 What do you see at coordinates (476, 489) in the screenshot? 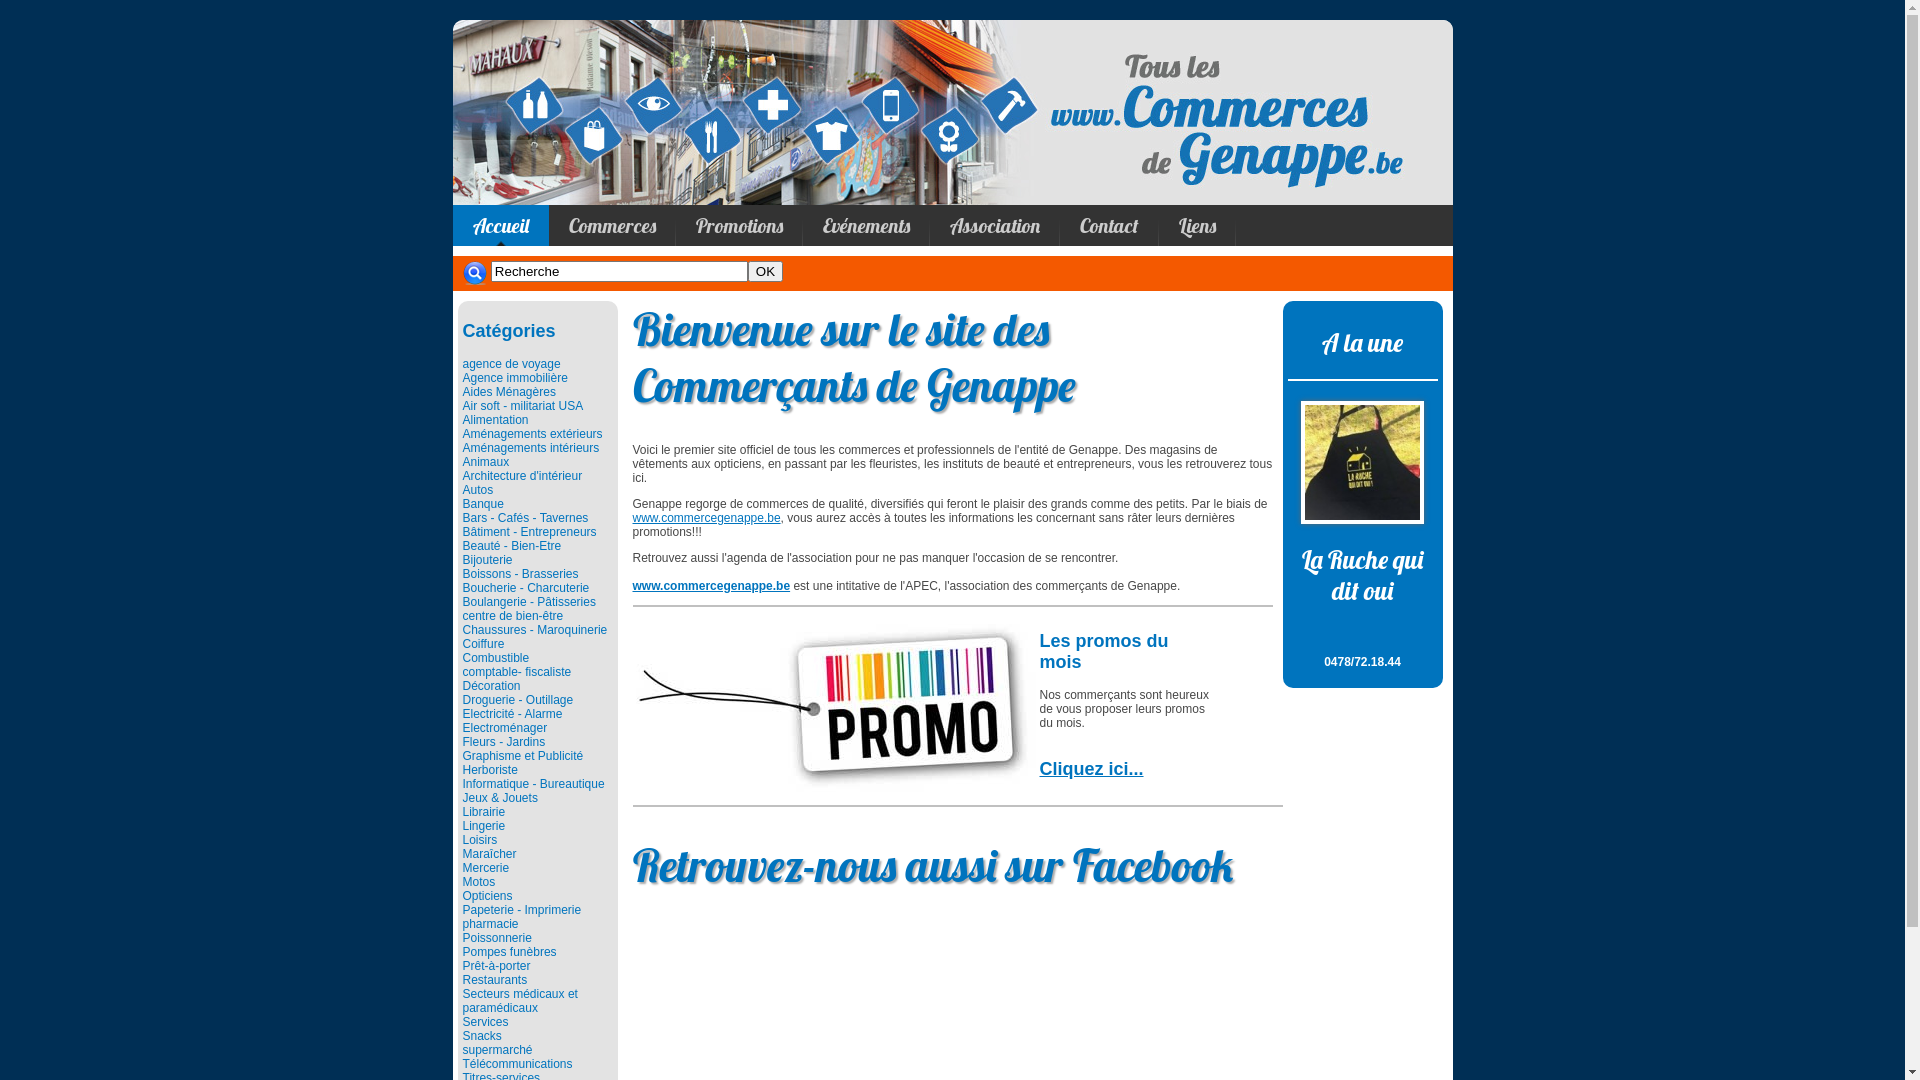
I see `'Autos'` at bounding box center [476, 489].